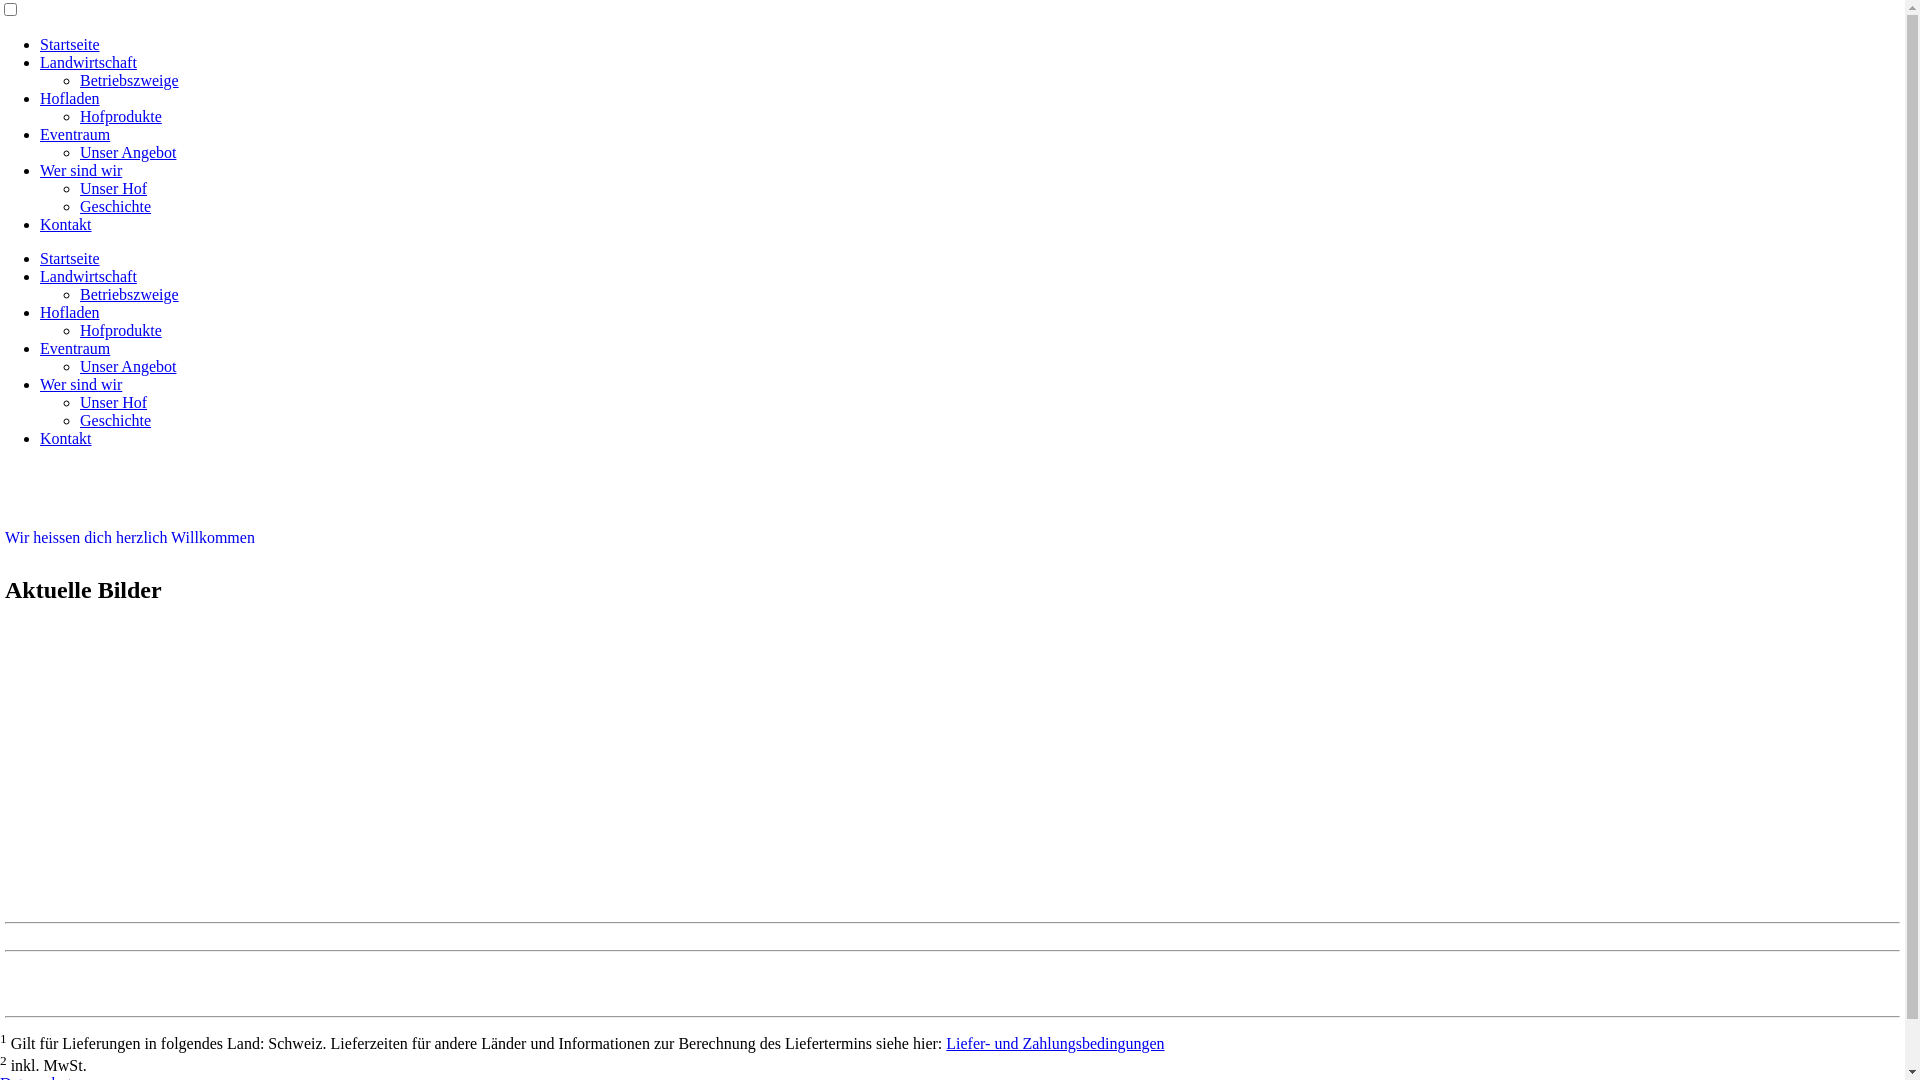 The height and width of the screenshot is (1080, 1920). Describe the element at coordinates (80, 169) in the screenshot. I see `'Wer sind wir'` at that location.